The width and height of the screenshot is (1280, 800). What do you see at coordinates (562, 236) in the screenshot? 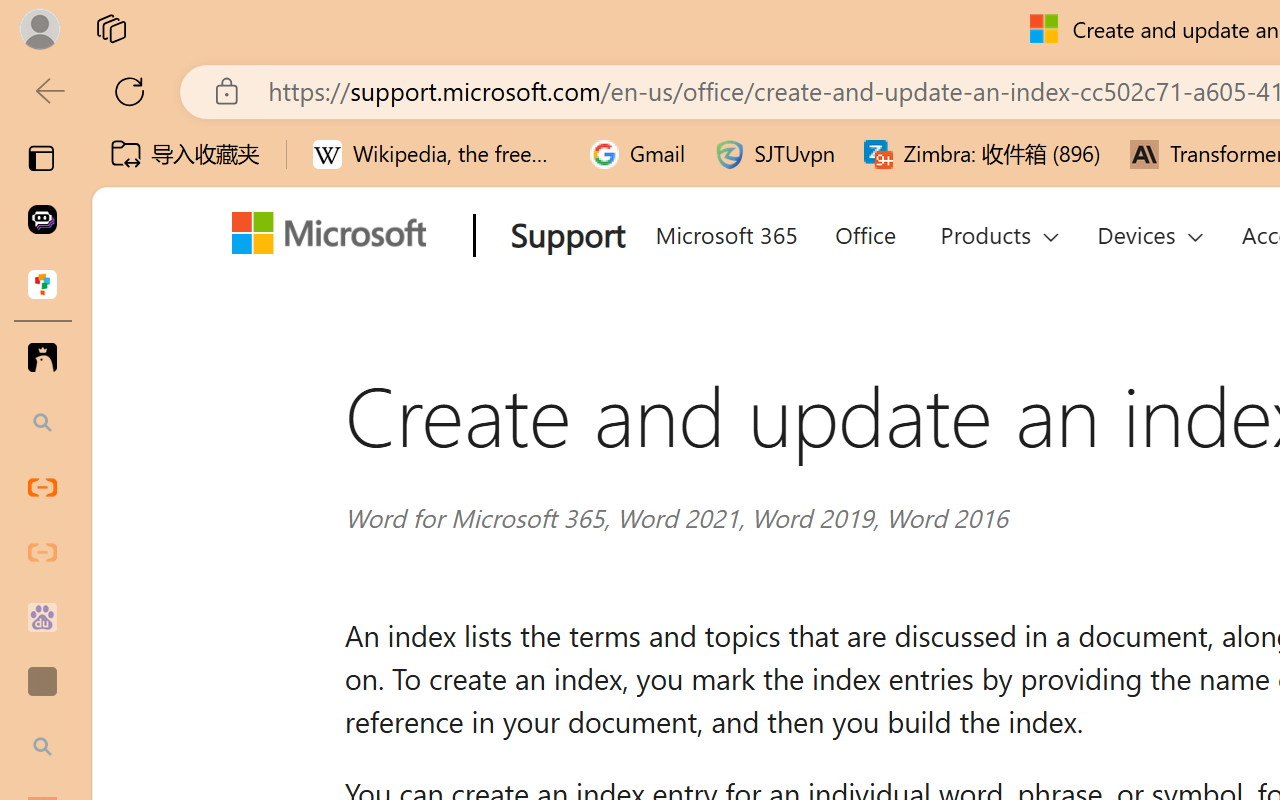
I see `'Support'` at bounding box center [562, 236].